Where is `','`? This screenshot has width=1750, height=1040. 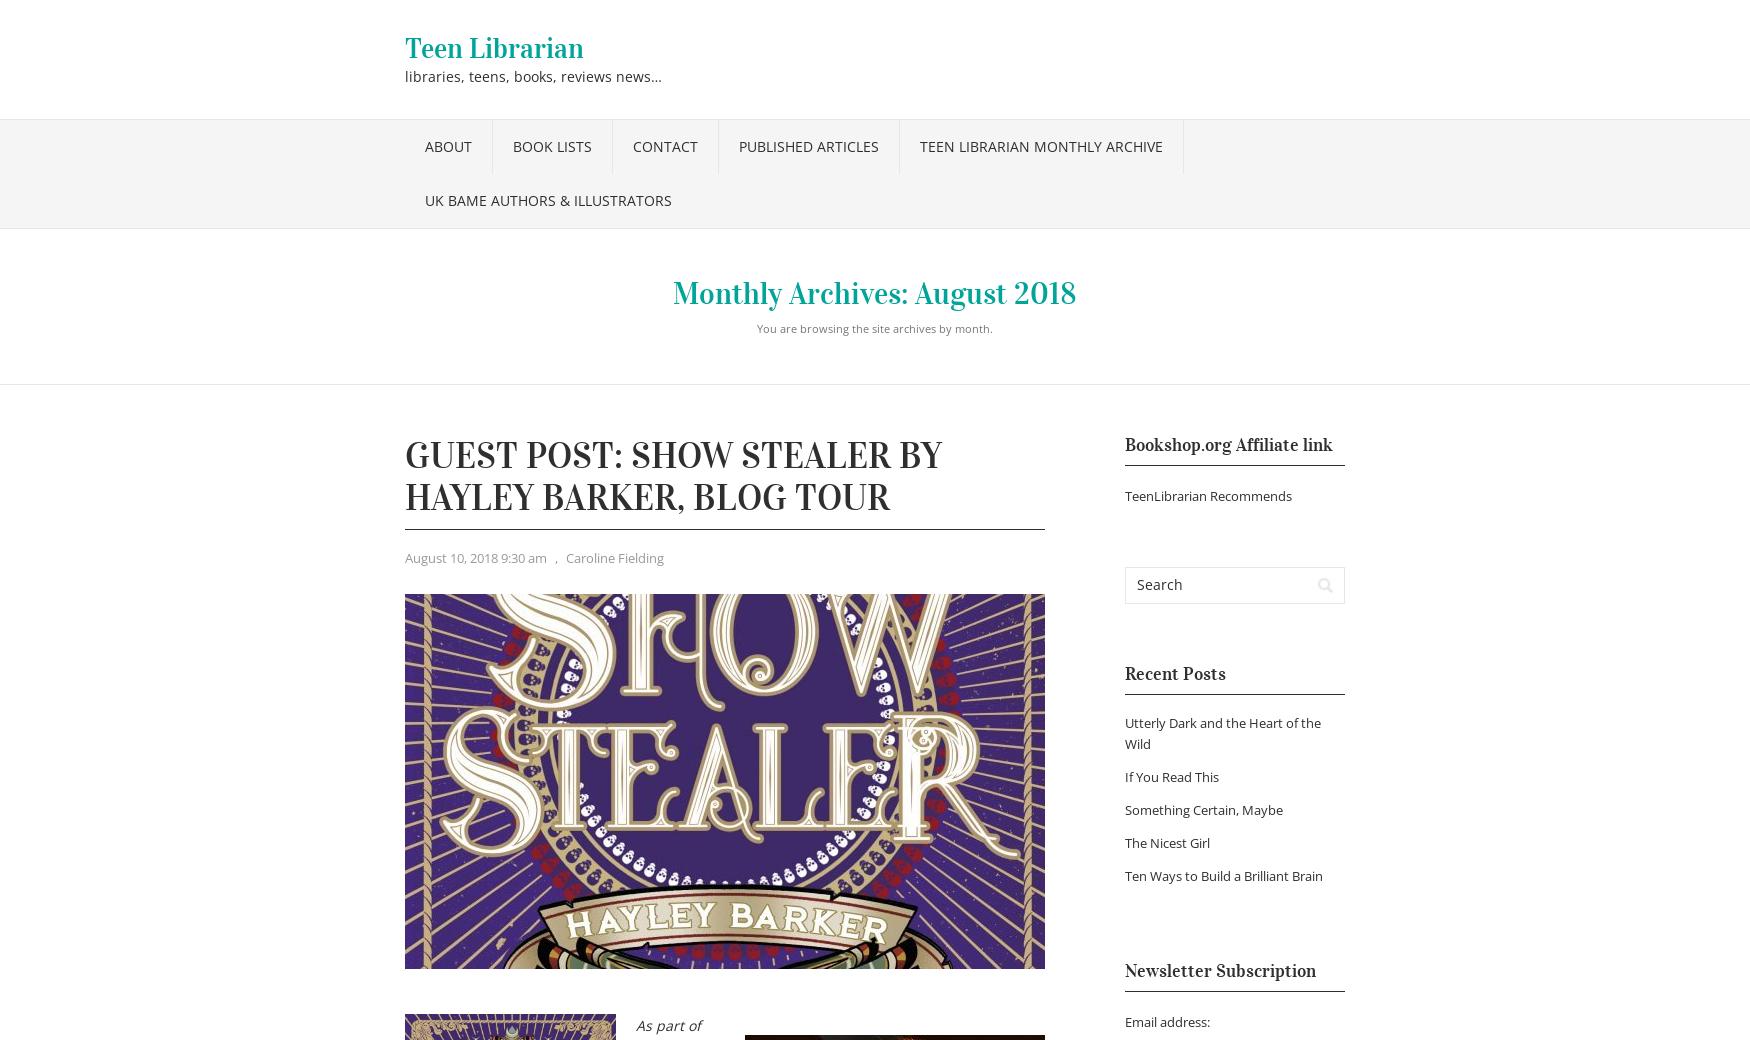 ',' is located at coordinates (555, 556).